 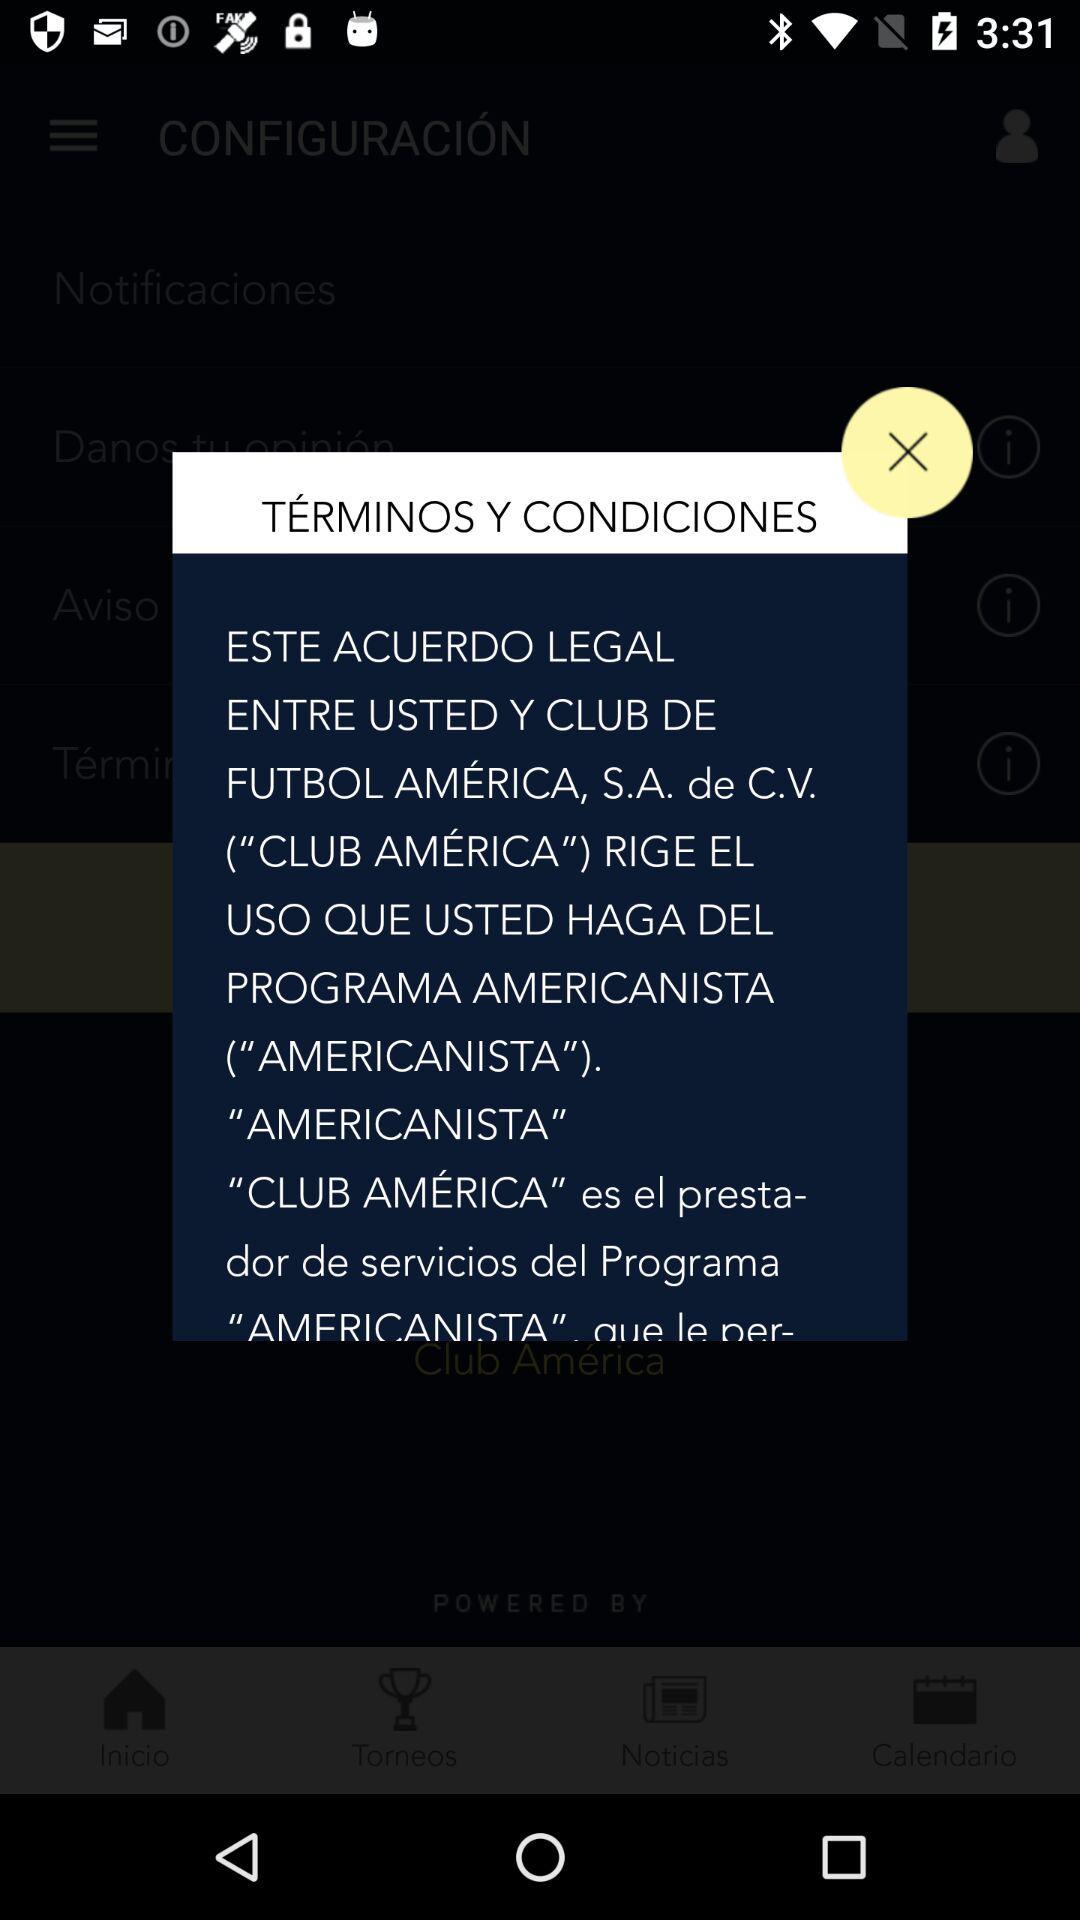 I want to click on item at the top right corner, so click(x=907, y=451).